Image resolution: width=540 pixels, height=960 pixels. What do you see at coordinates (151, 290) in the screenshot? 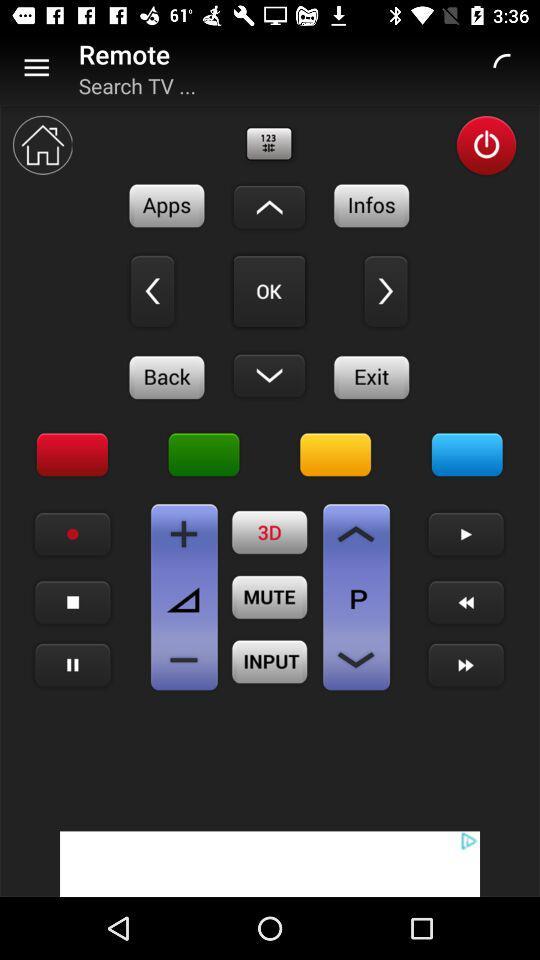
I see `go back` at bounding box center [151, 290].